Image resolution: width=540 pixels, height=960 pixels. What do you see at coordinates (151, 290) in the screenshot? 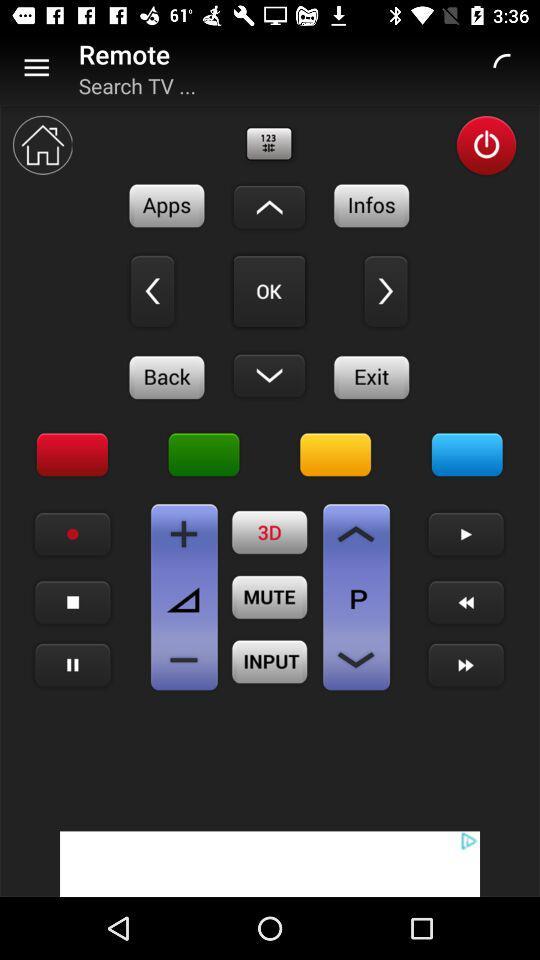
I see `go back` at bounding box center [151, 290].